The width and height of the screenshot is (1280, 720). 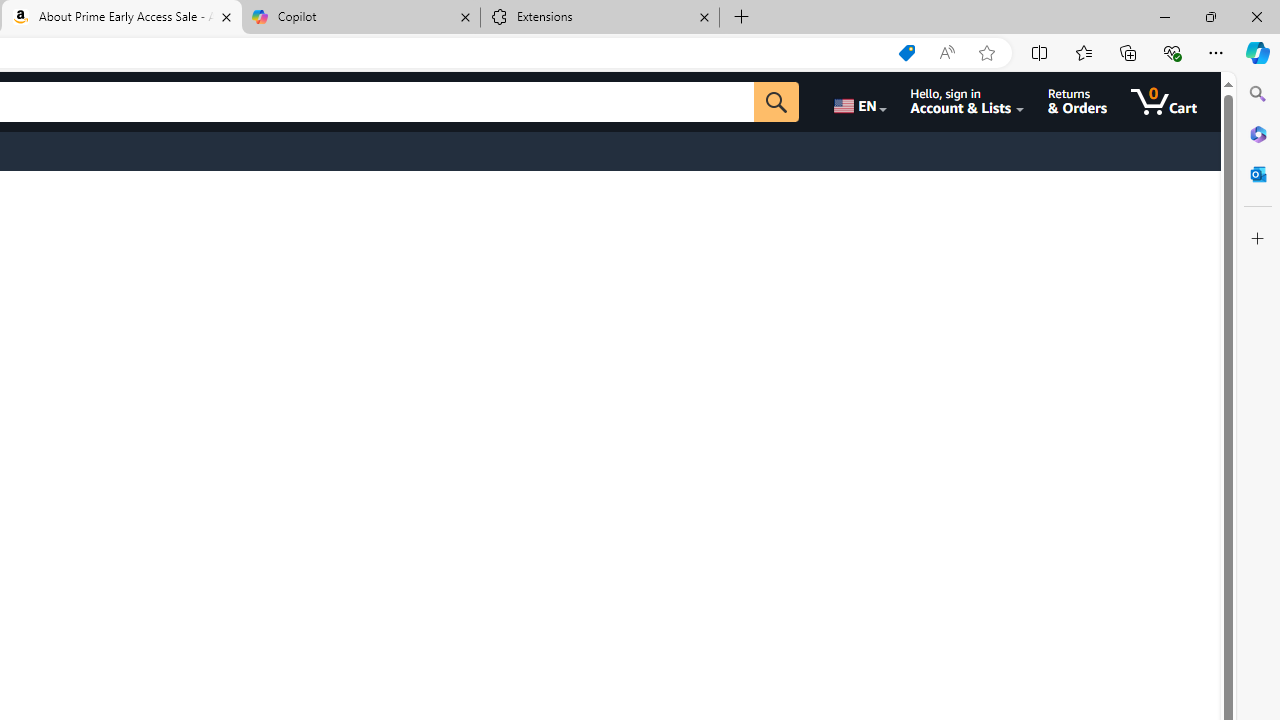 I want to click on 'Go', so click(x=775, y=101).